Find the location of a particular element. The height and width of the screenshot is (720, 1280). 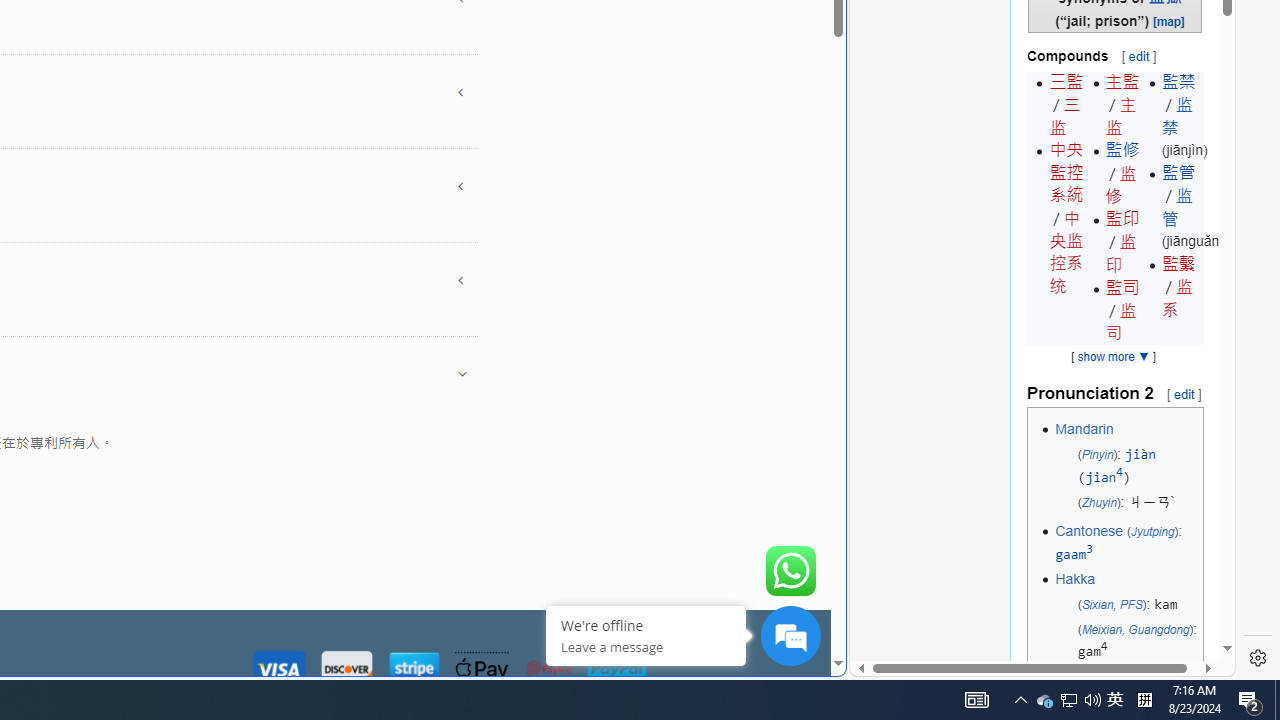

'[map]' is located at coordinates (1169, 20).